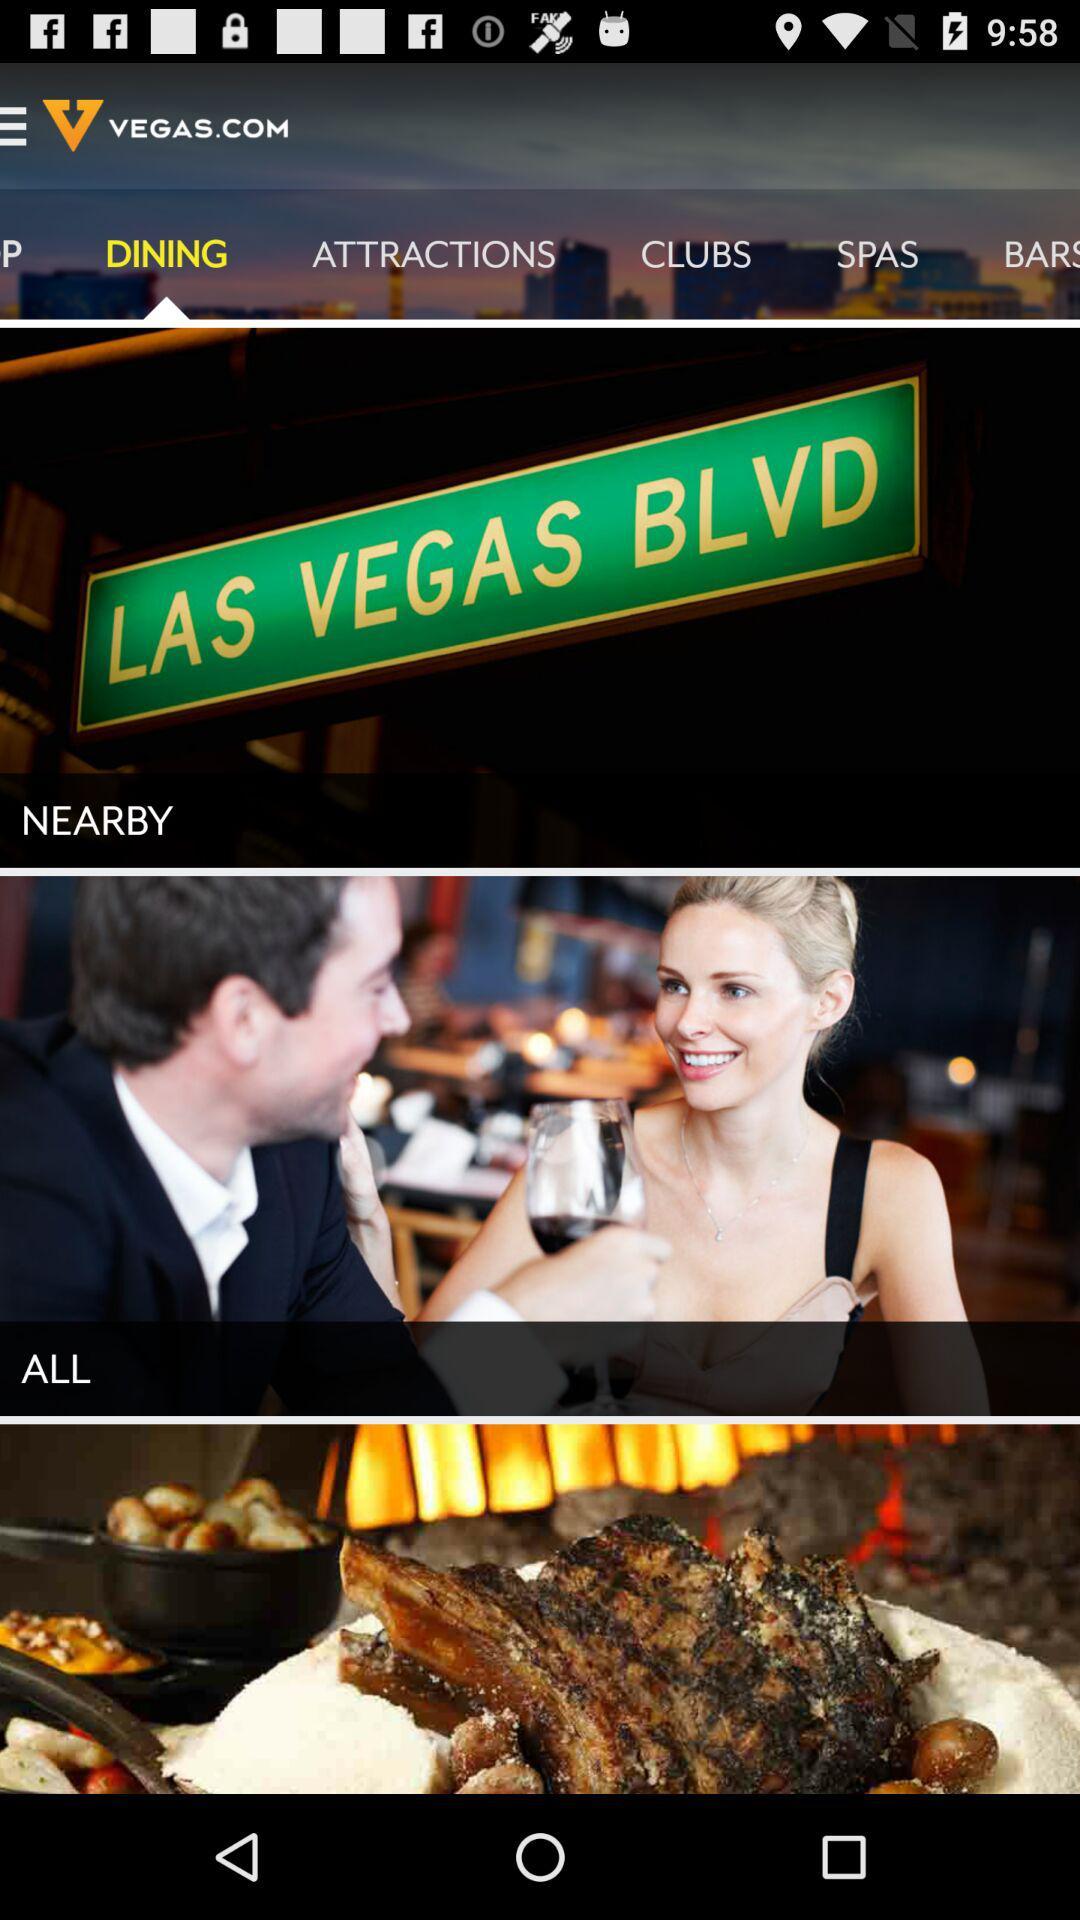  Describe the element at coordinates (164, 124) in the screenshot. I see `the text vegascom` at that location.